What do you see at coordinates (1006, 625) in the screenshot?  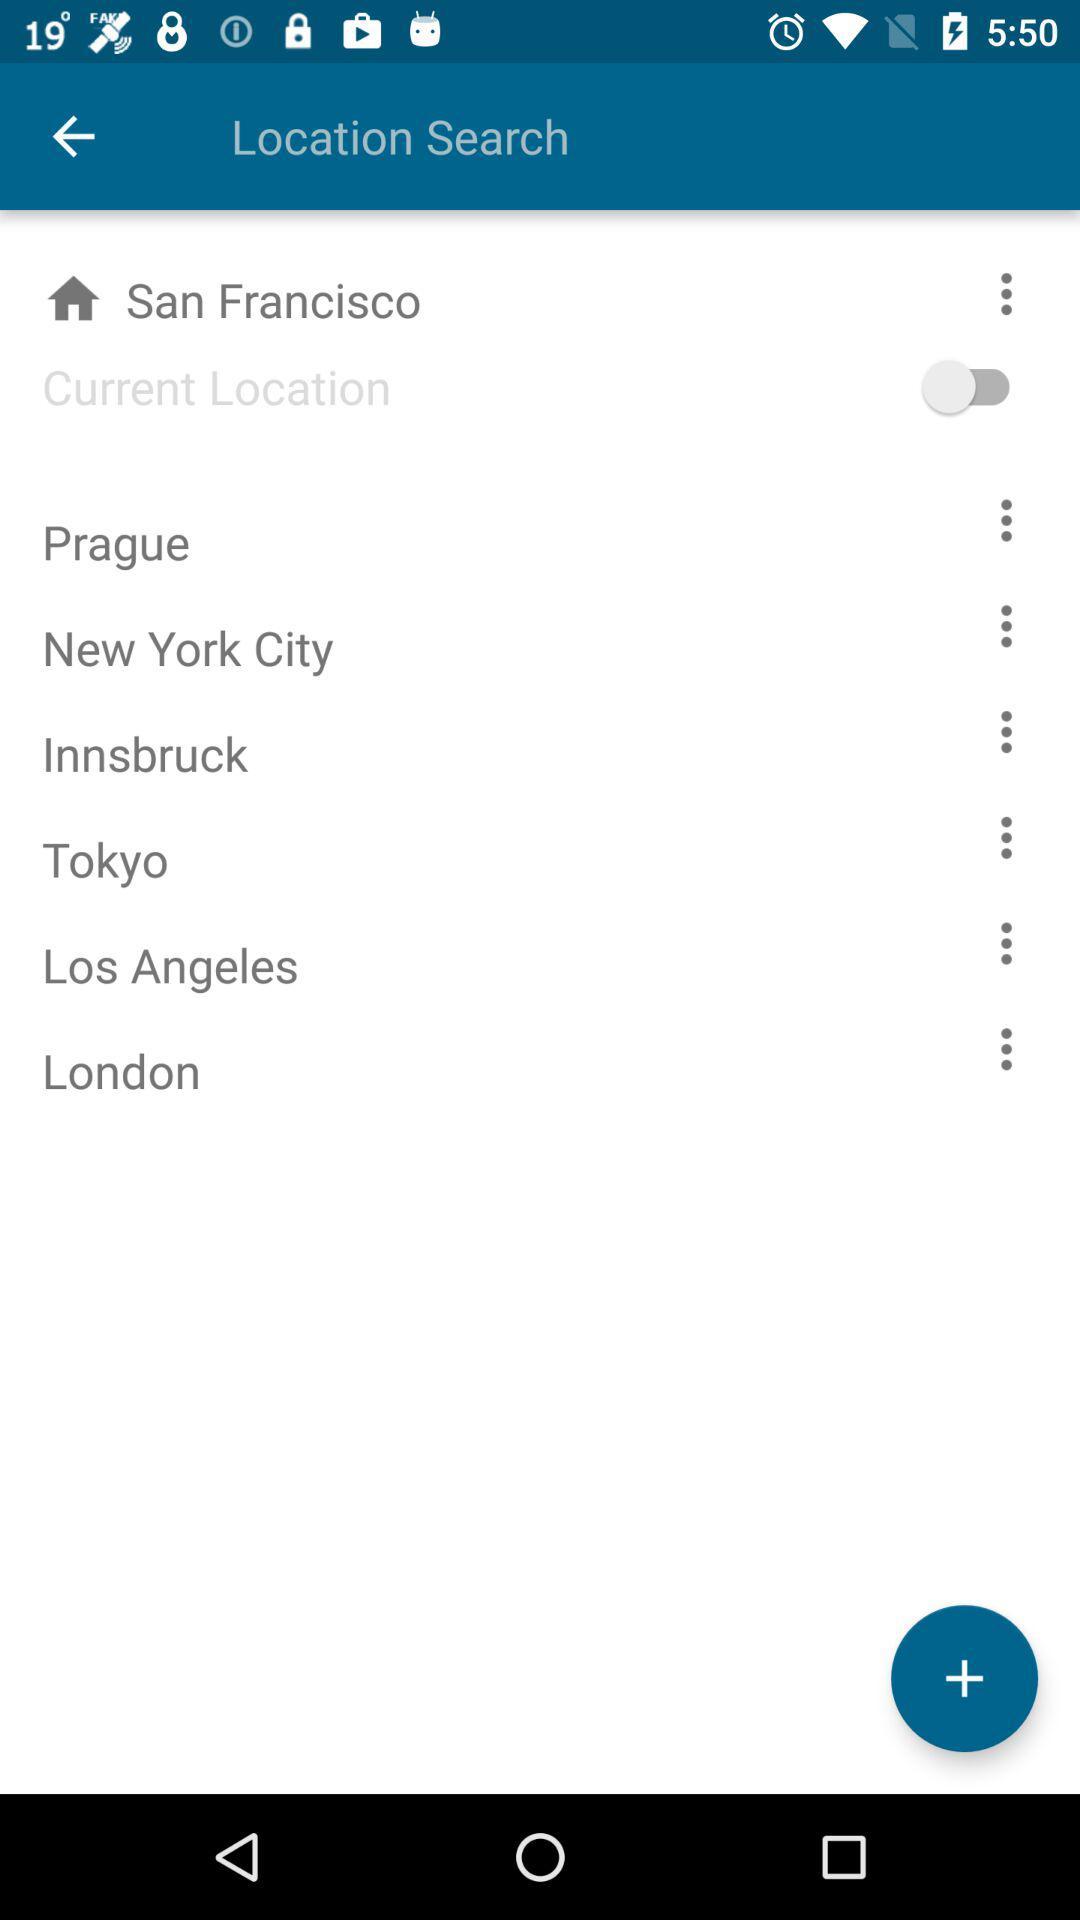 I see `new york city` at bounding box center [1006, 625].